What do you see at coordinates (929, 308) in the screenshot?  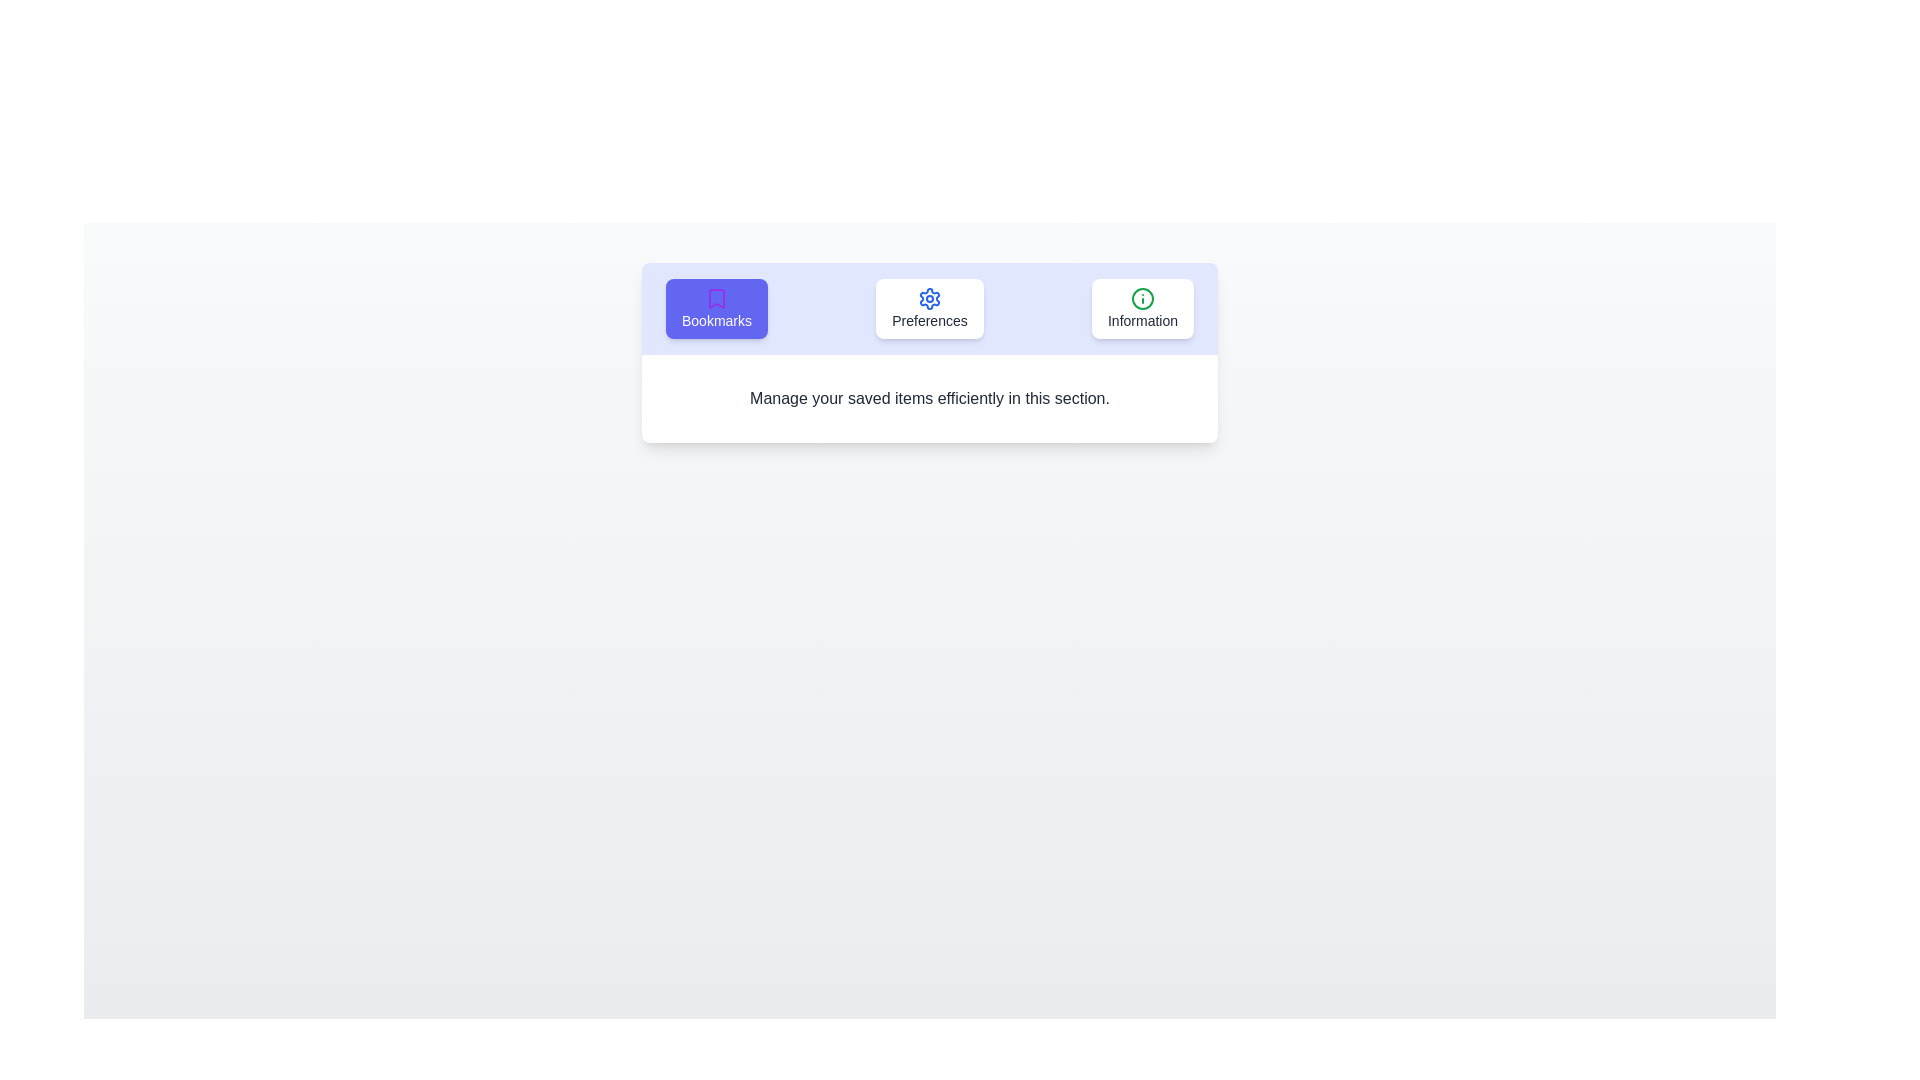 I see `the tab labeled Preferences to observe its visual changes` at bounding box center [929, 308].